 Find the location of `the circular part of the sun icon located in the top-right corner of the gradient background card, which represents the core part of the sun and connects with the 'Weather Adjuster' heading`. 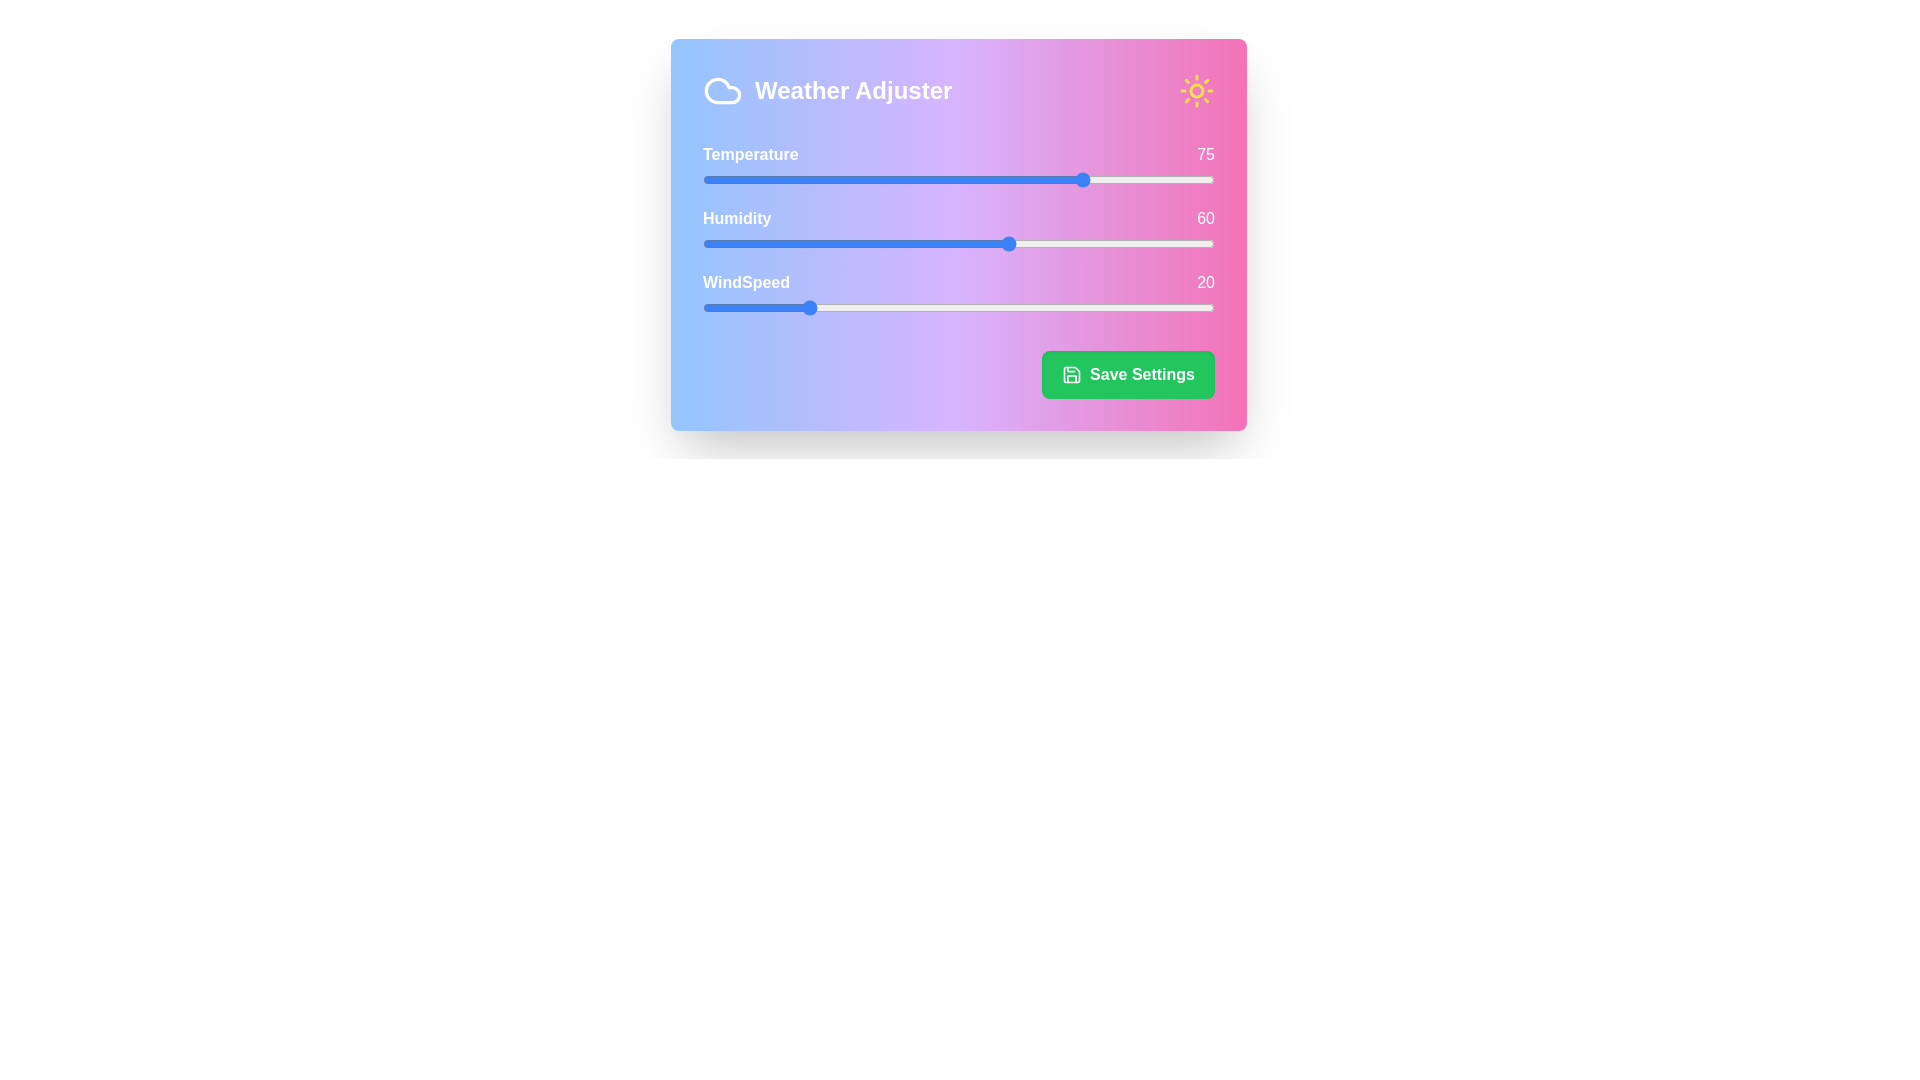

the circular part of the sun icon located in the top-right corner of the gradient background card, which represents the core part of the sun and connects with the 'Weather Adjuster' heading is located at coordinates (1196, 91).